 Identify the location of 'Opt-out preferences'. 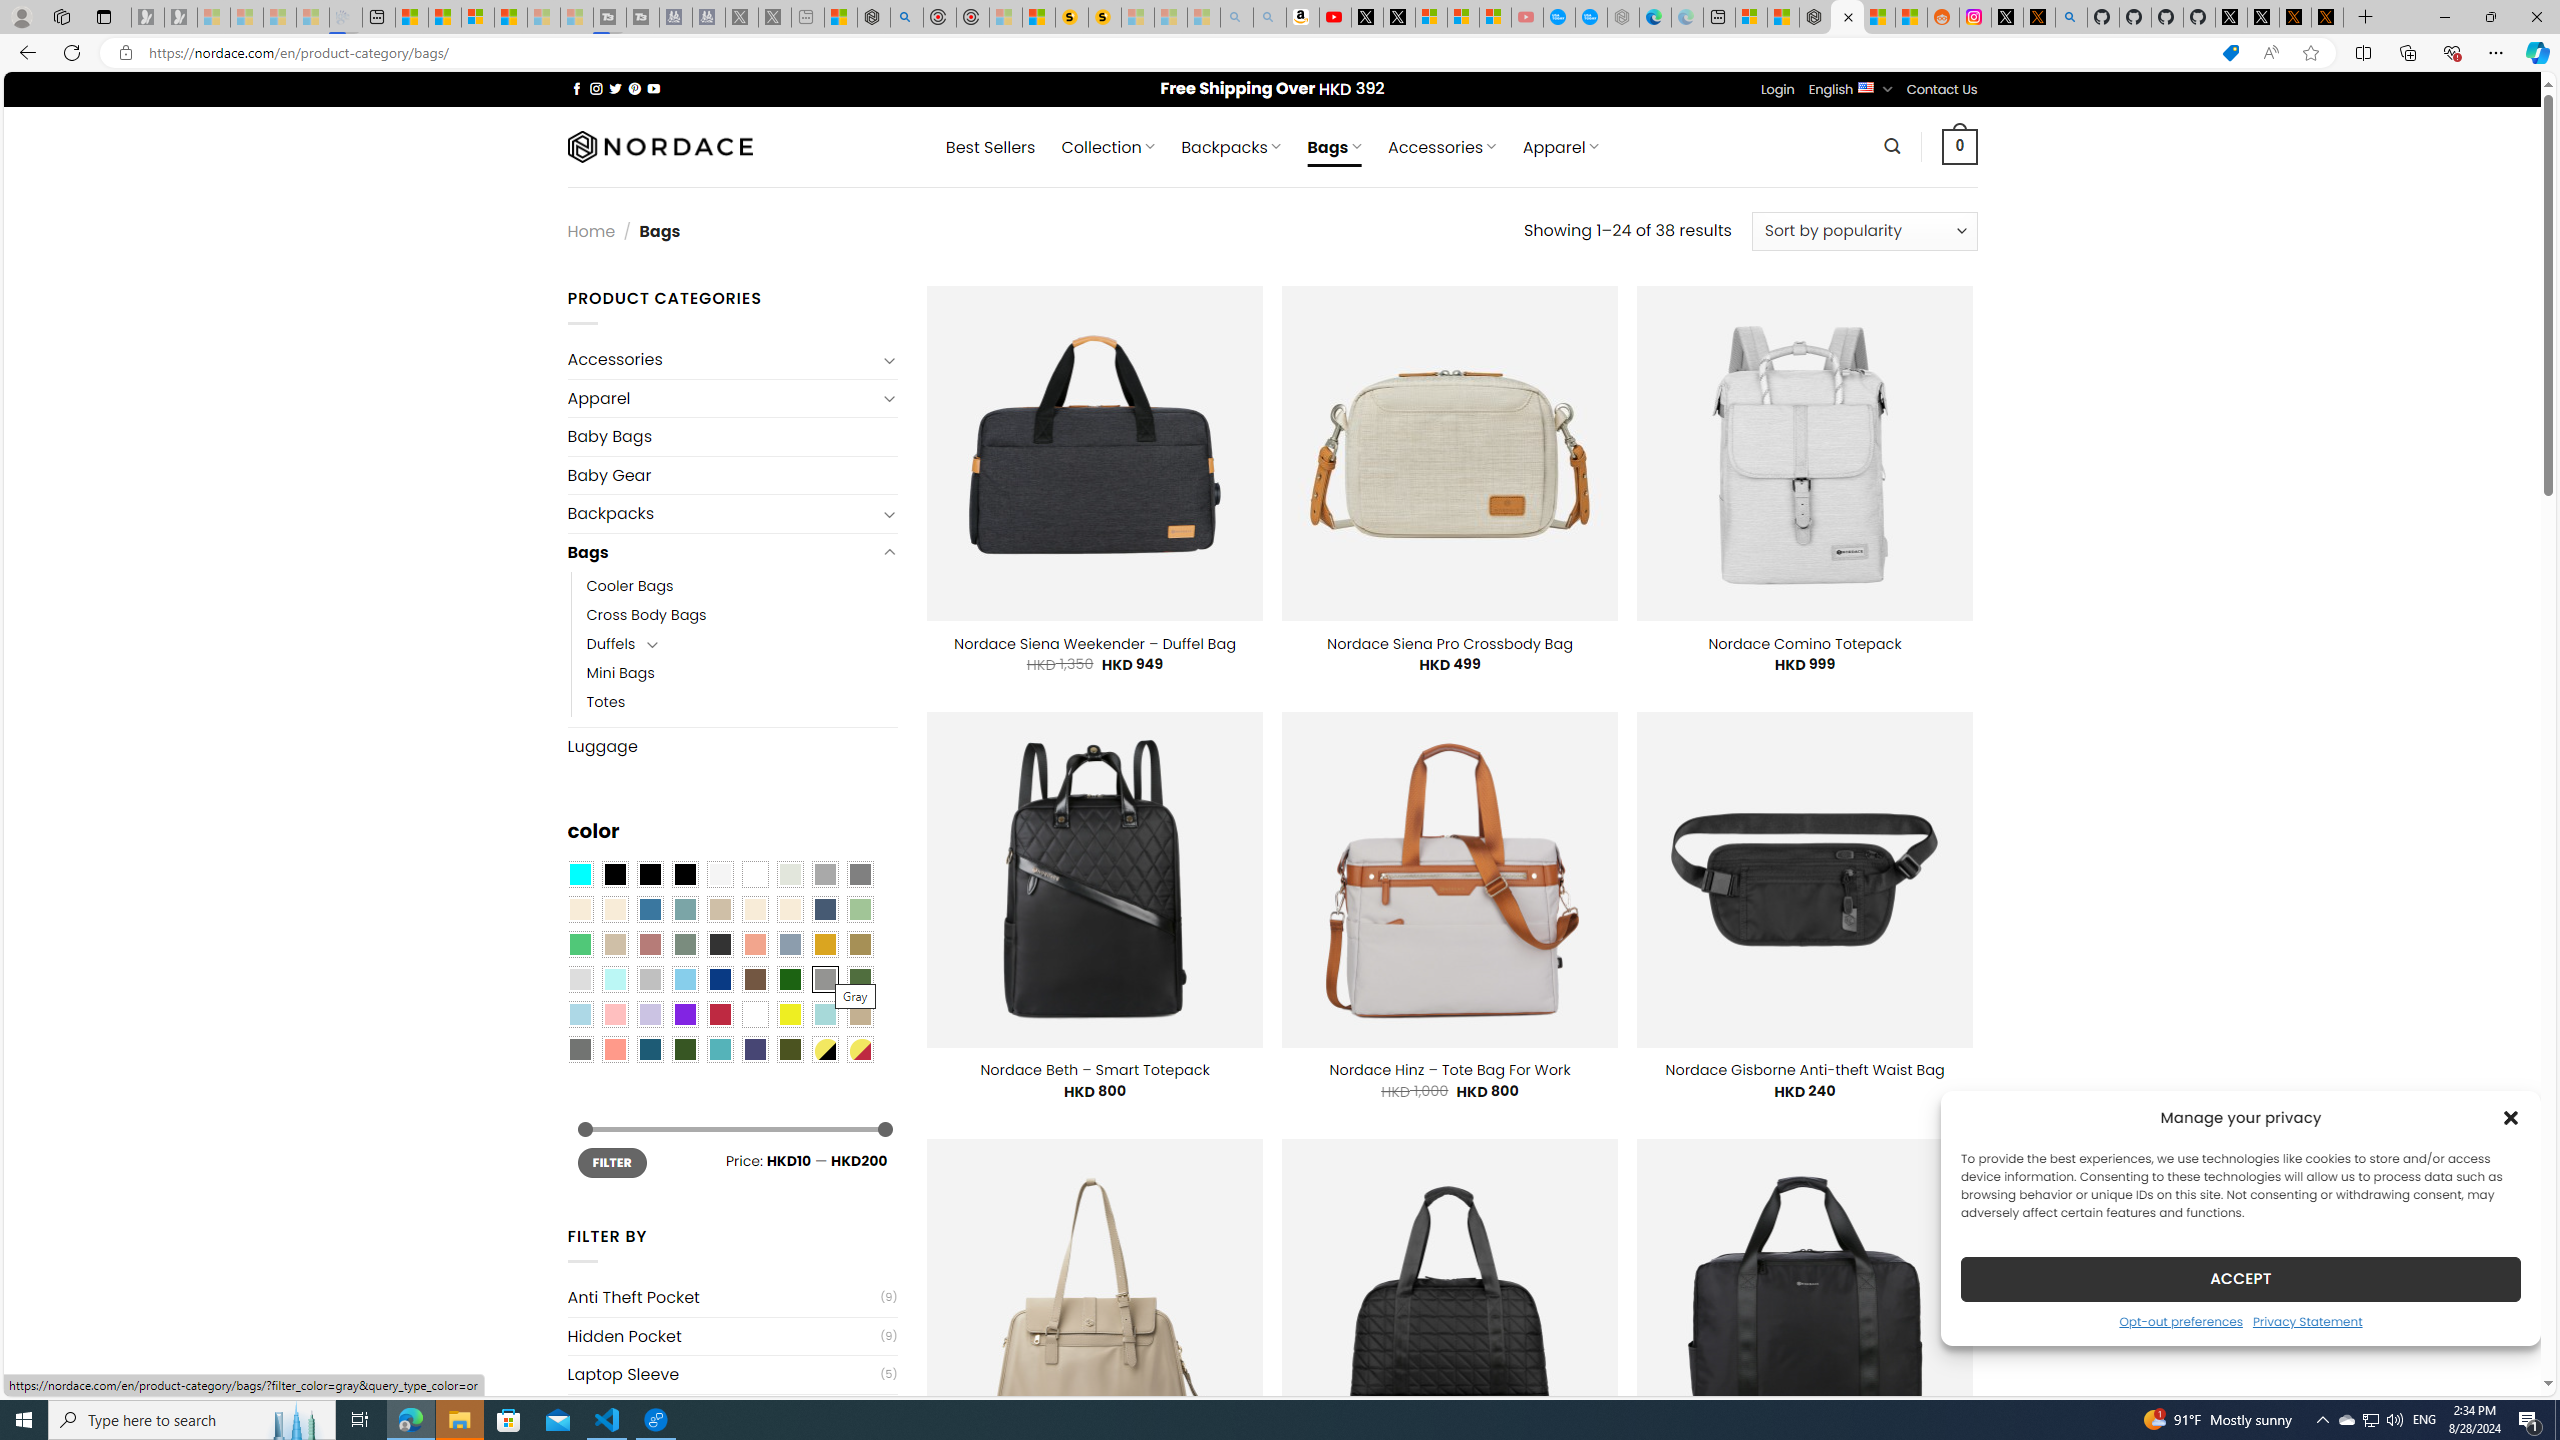
(2180, 1320).